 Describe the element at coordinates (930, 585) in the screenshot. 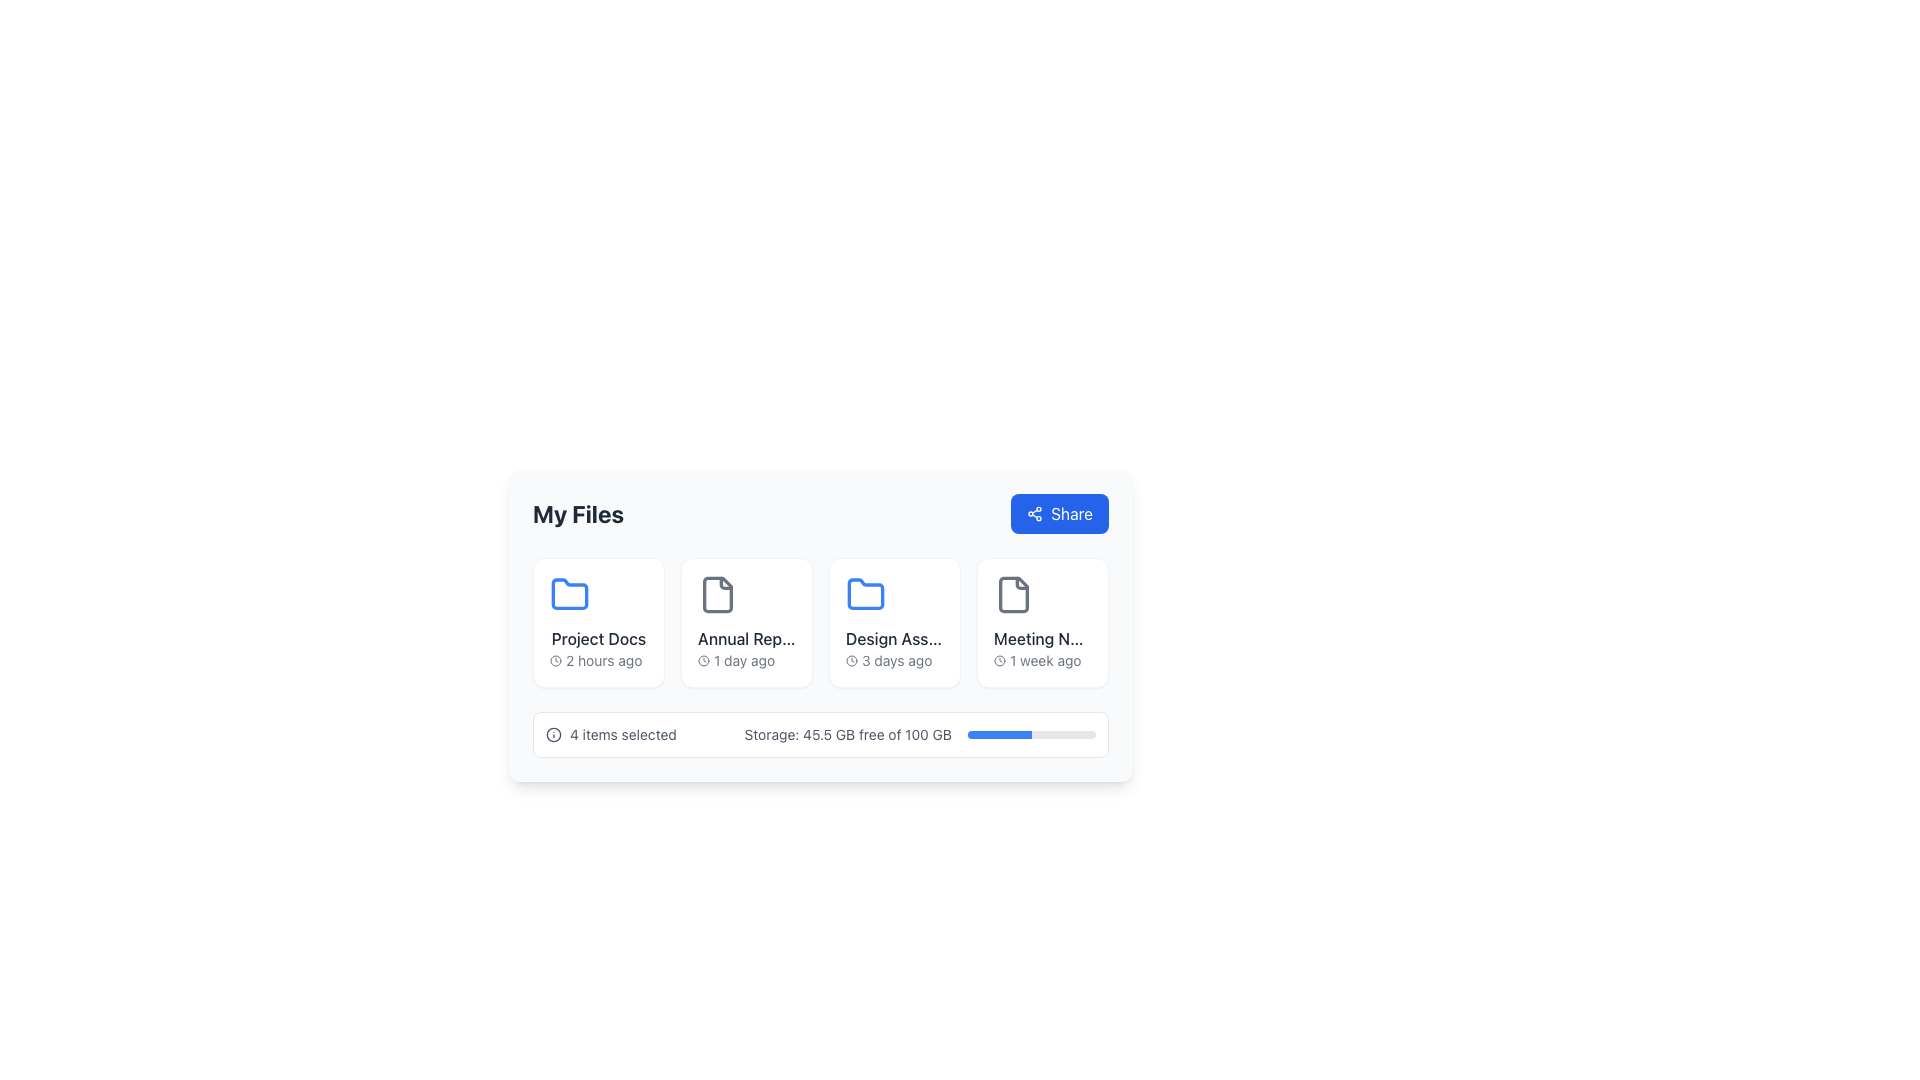

I see `the button in the top-right corner of the 'Design Assignments' card` at that location.